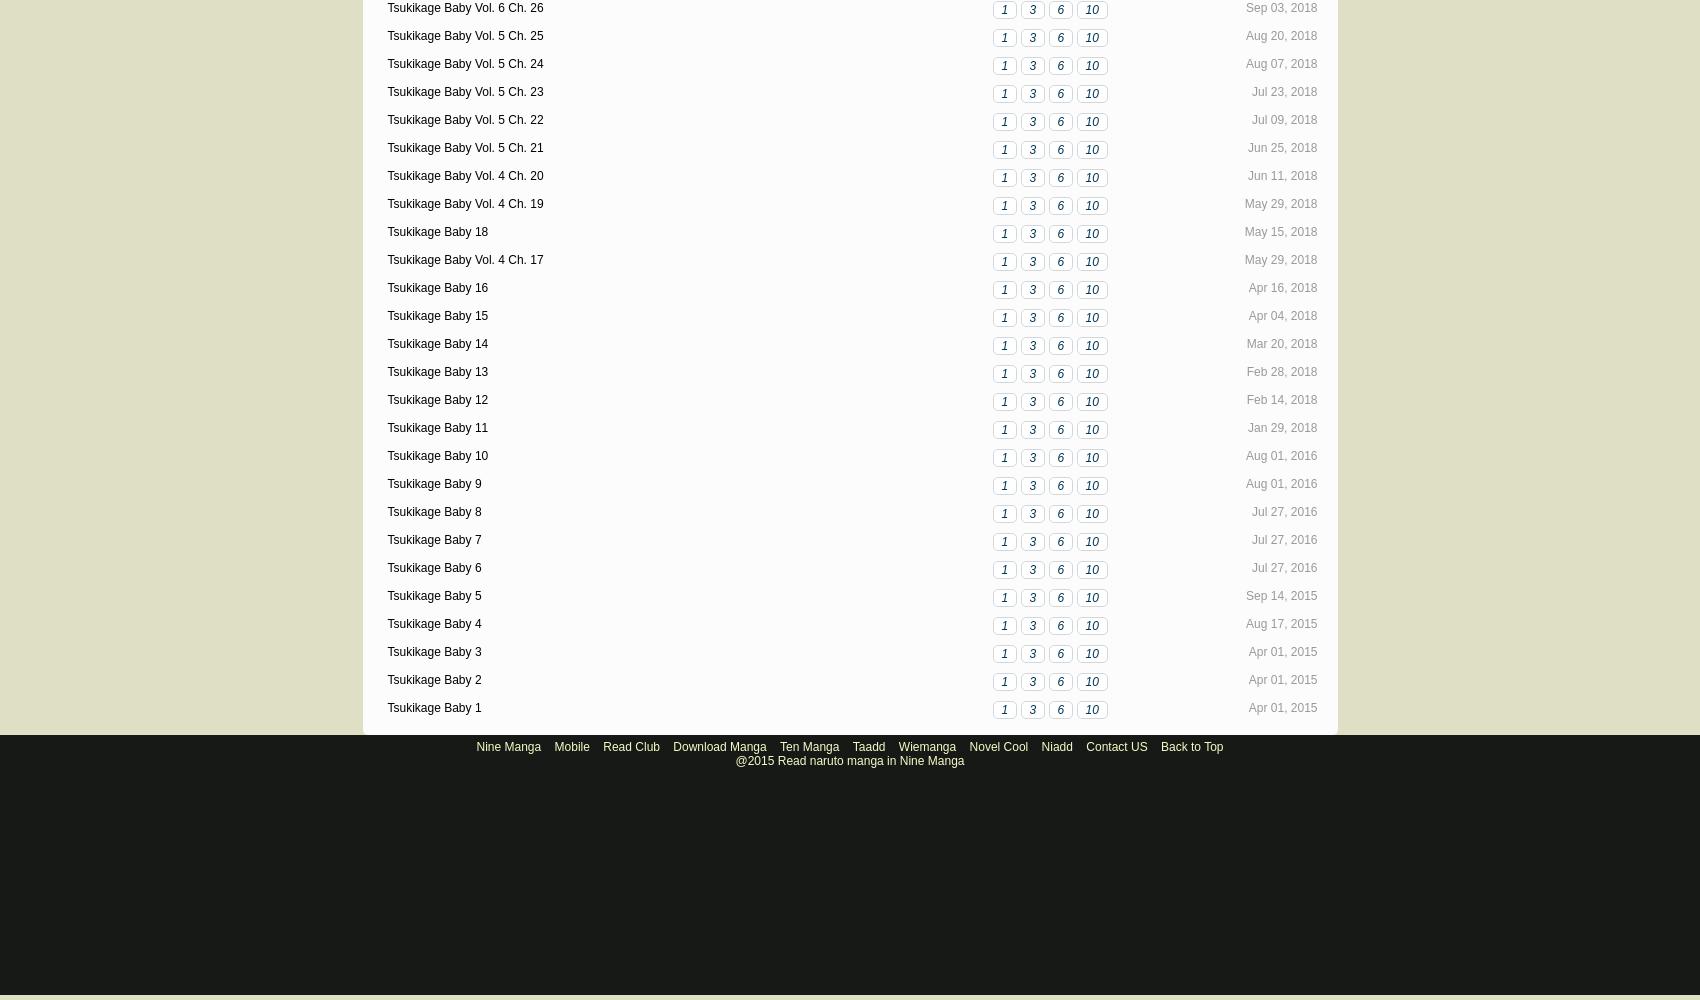  Describe the element at coordinates (967, 746) in the screenshot. I see `'Novel Cool'` at that location.